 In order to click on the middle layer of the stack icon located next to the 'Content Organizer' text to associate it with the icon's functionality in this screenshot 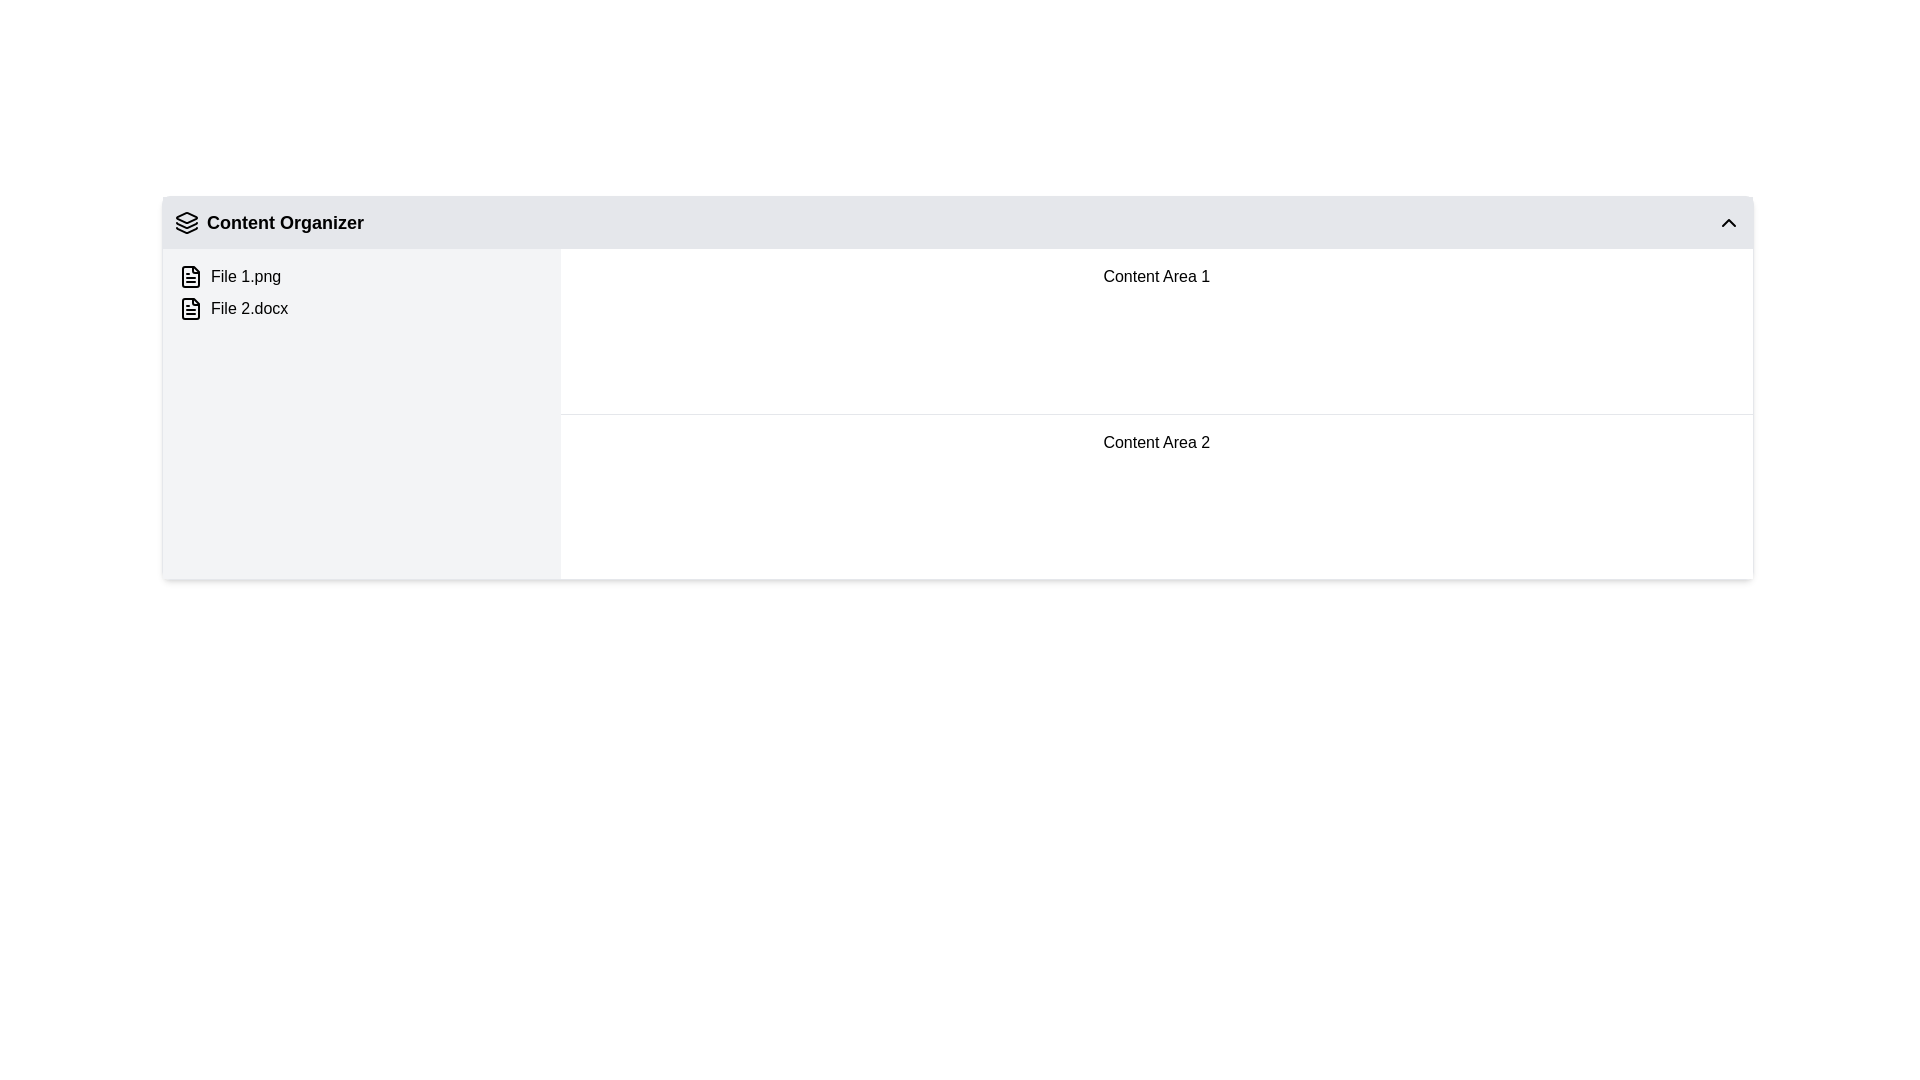, I will do `click(187, 225)`.